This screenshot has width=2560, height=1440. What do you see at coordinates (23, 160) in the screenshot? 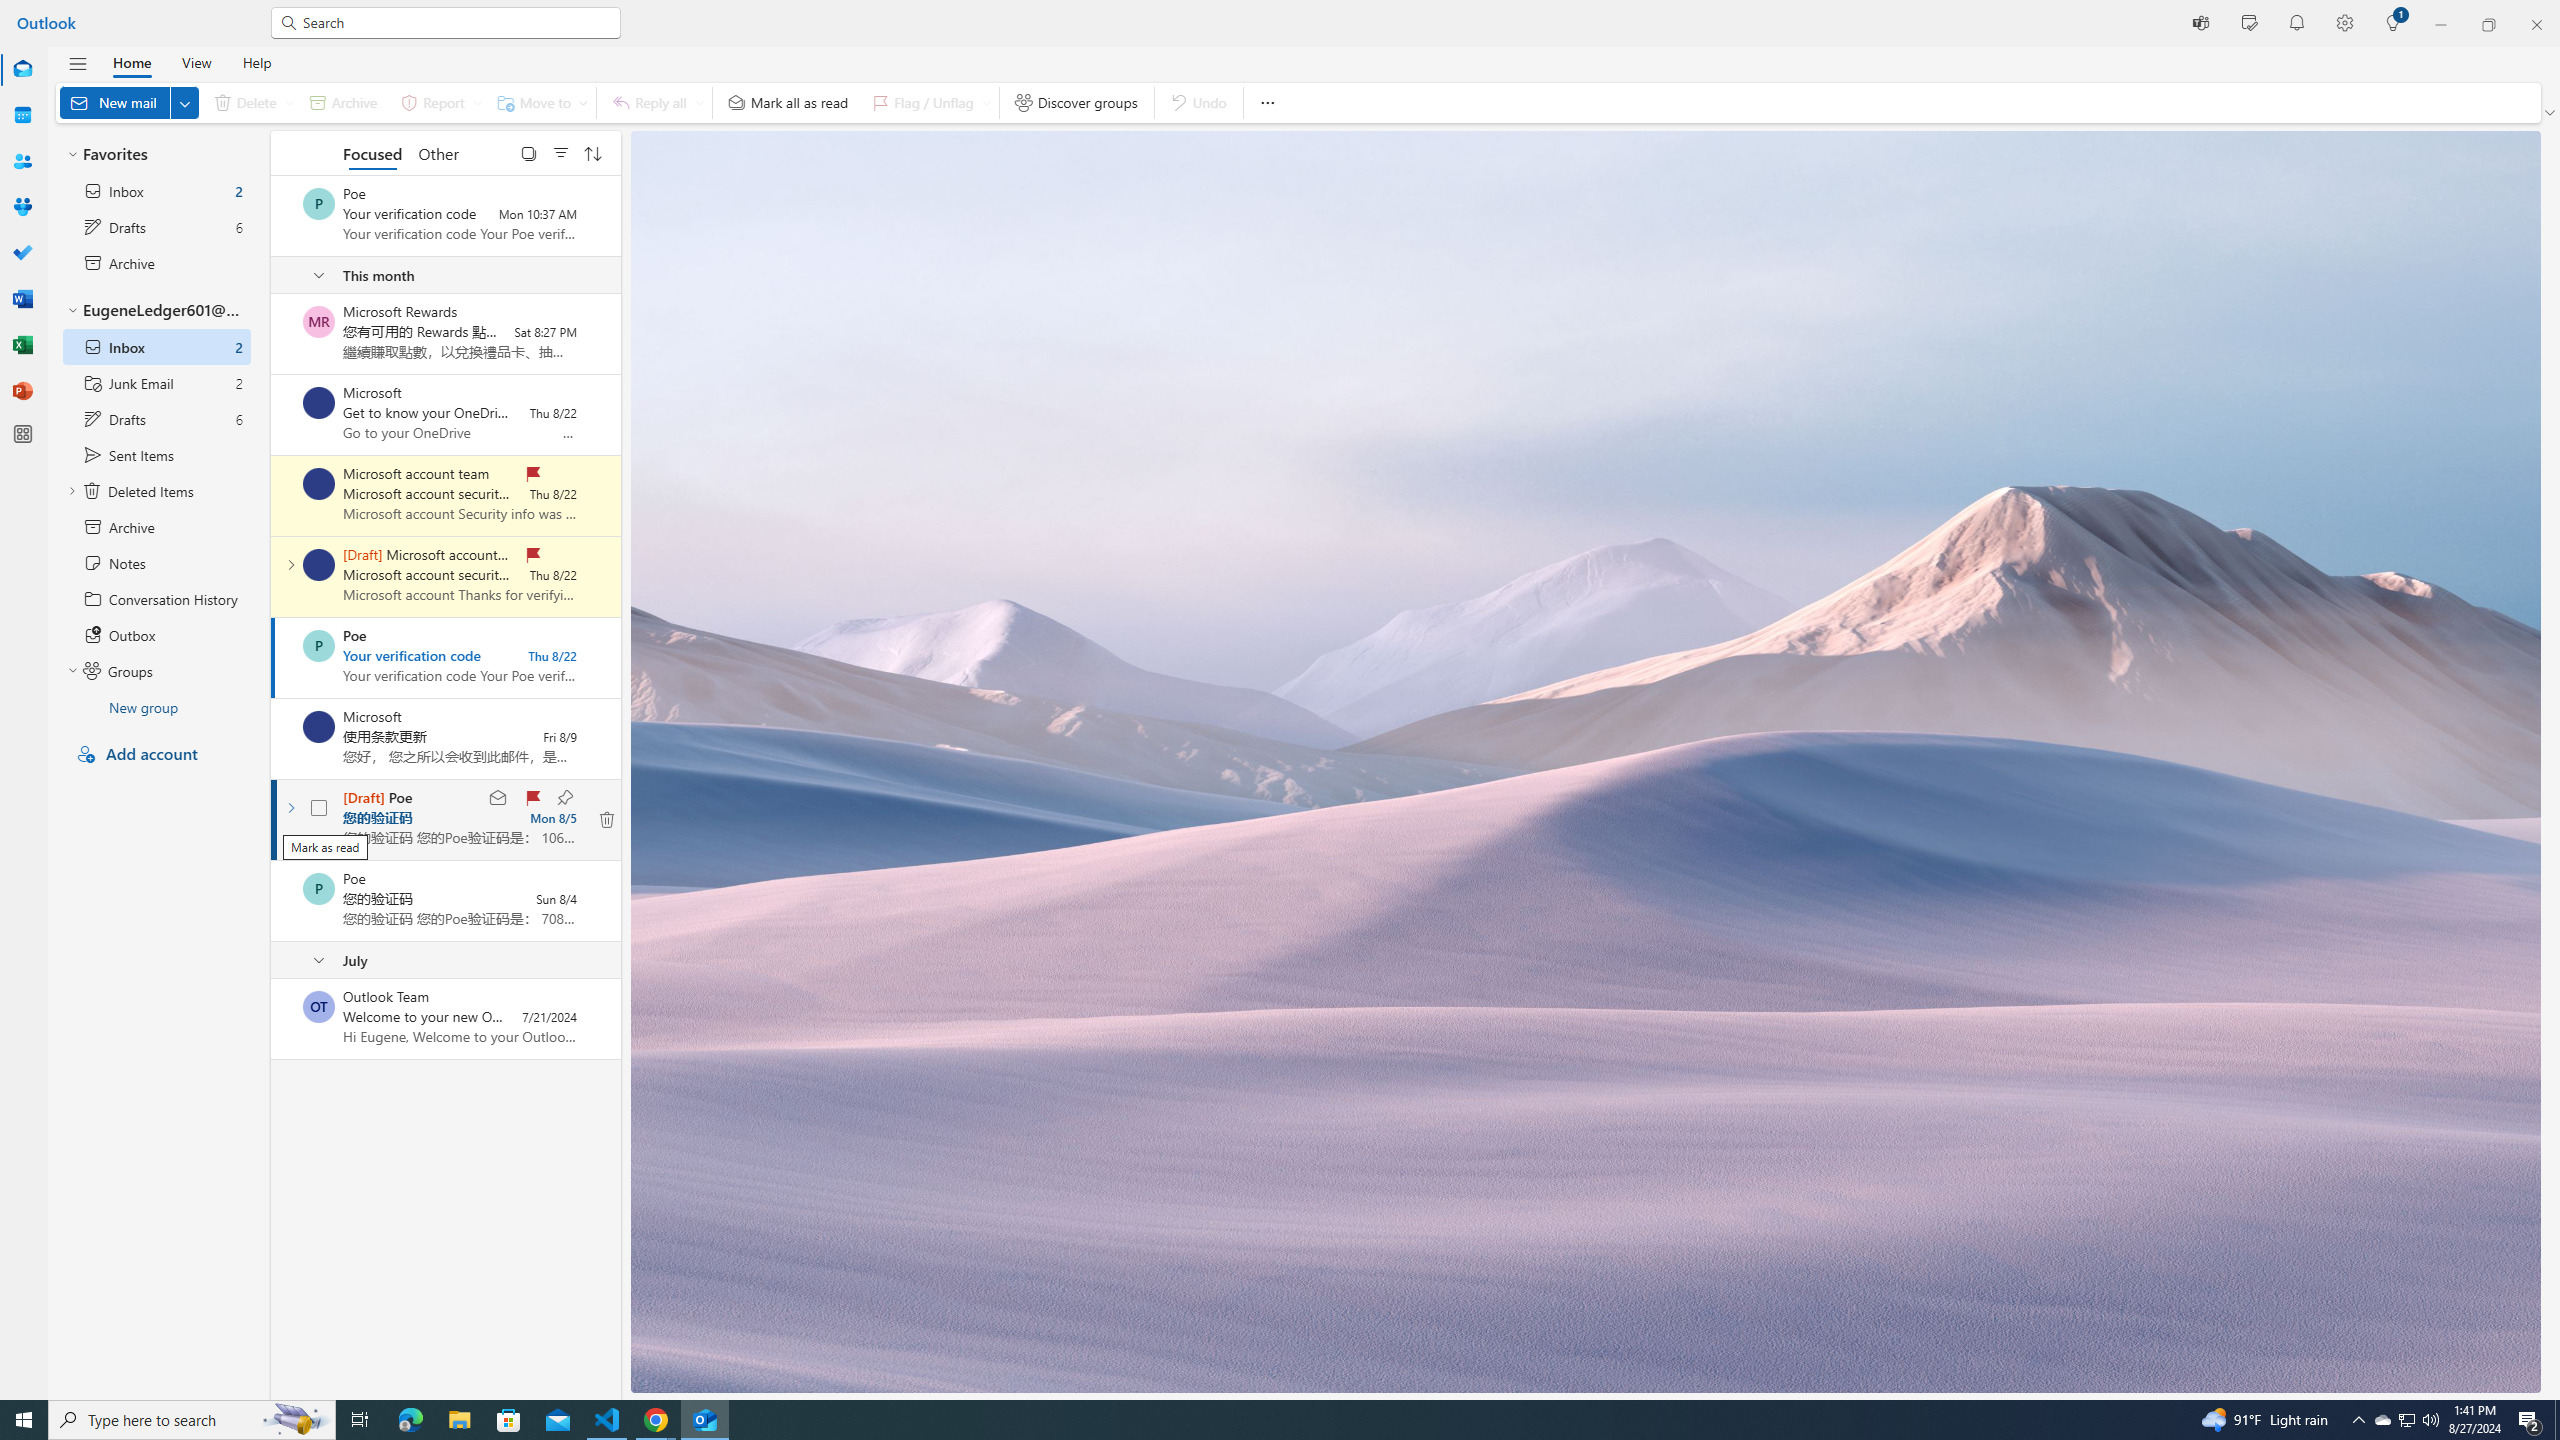
I see `'People'` at bounding box center [23, 160].